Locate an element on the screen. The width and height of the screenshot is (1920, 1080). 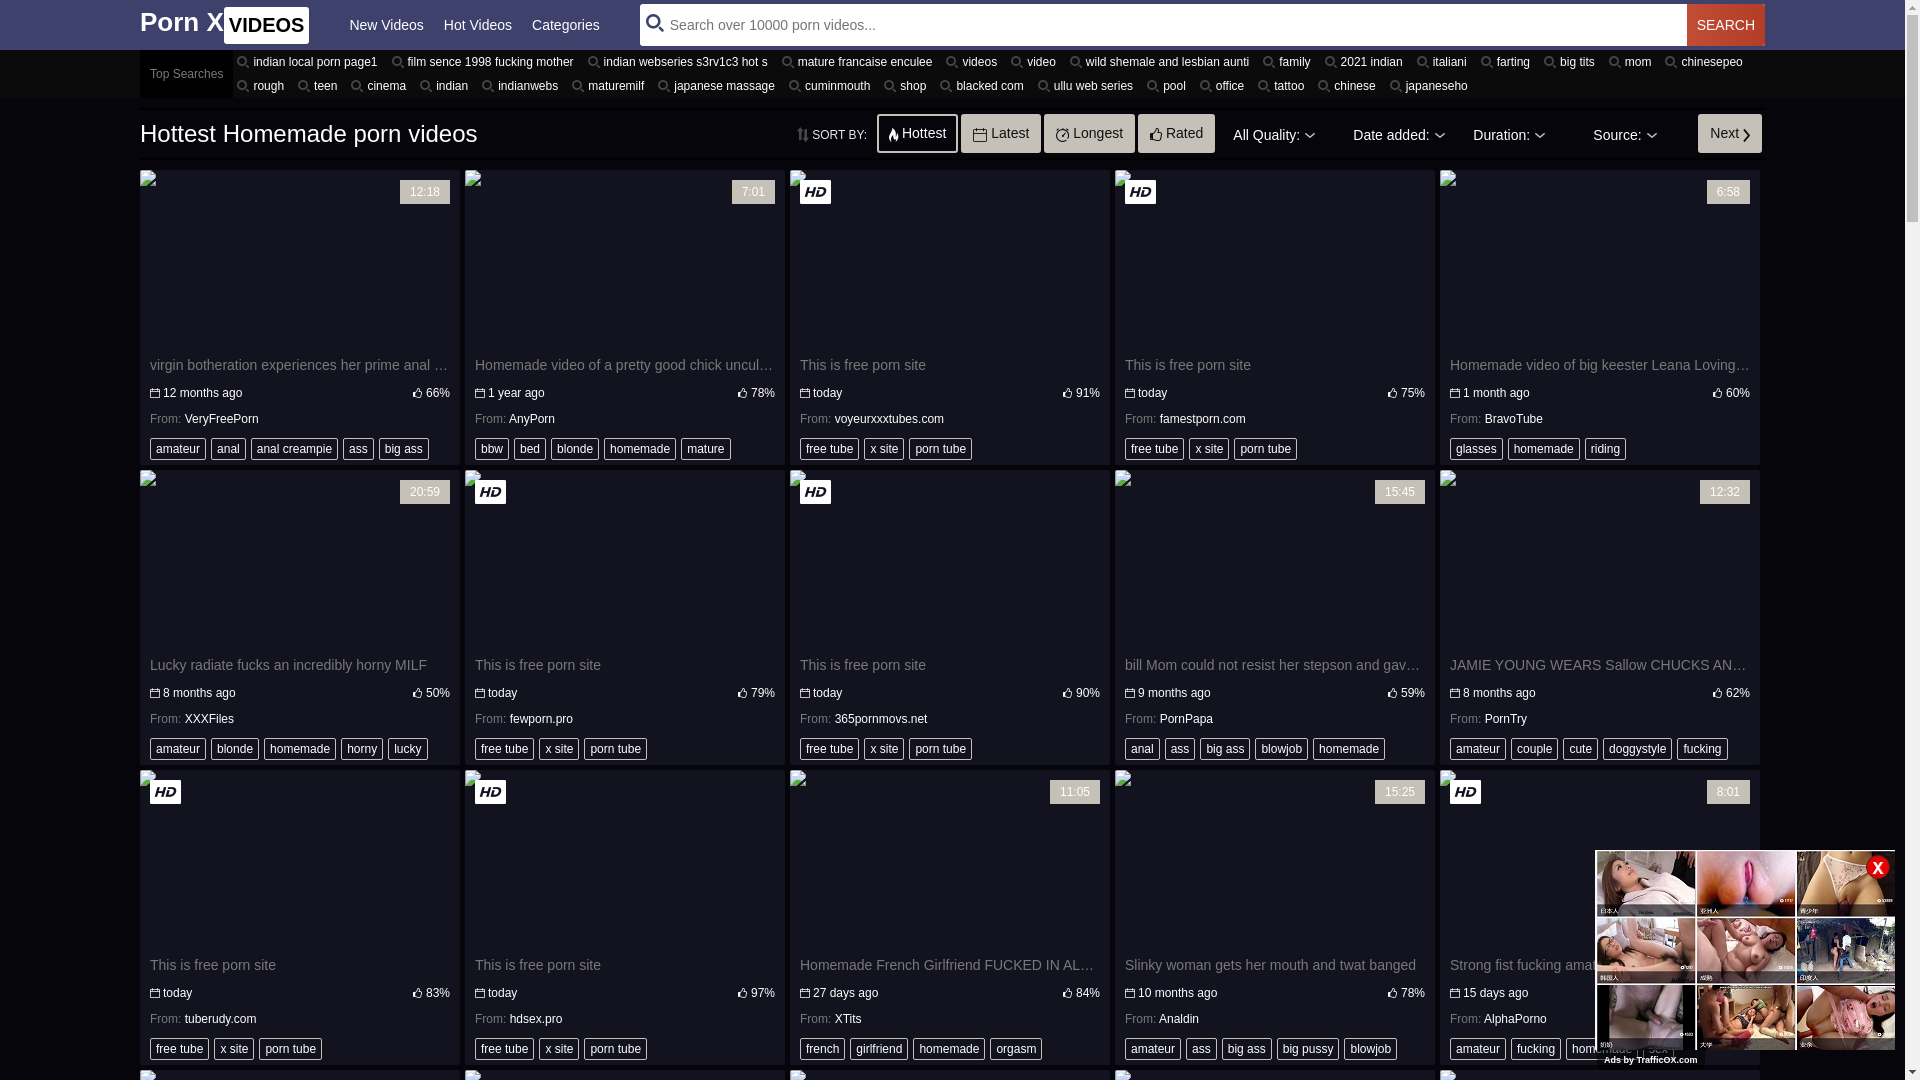
'chinesepeo' is located at coordinates (1705, 60).